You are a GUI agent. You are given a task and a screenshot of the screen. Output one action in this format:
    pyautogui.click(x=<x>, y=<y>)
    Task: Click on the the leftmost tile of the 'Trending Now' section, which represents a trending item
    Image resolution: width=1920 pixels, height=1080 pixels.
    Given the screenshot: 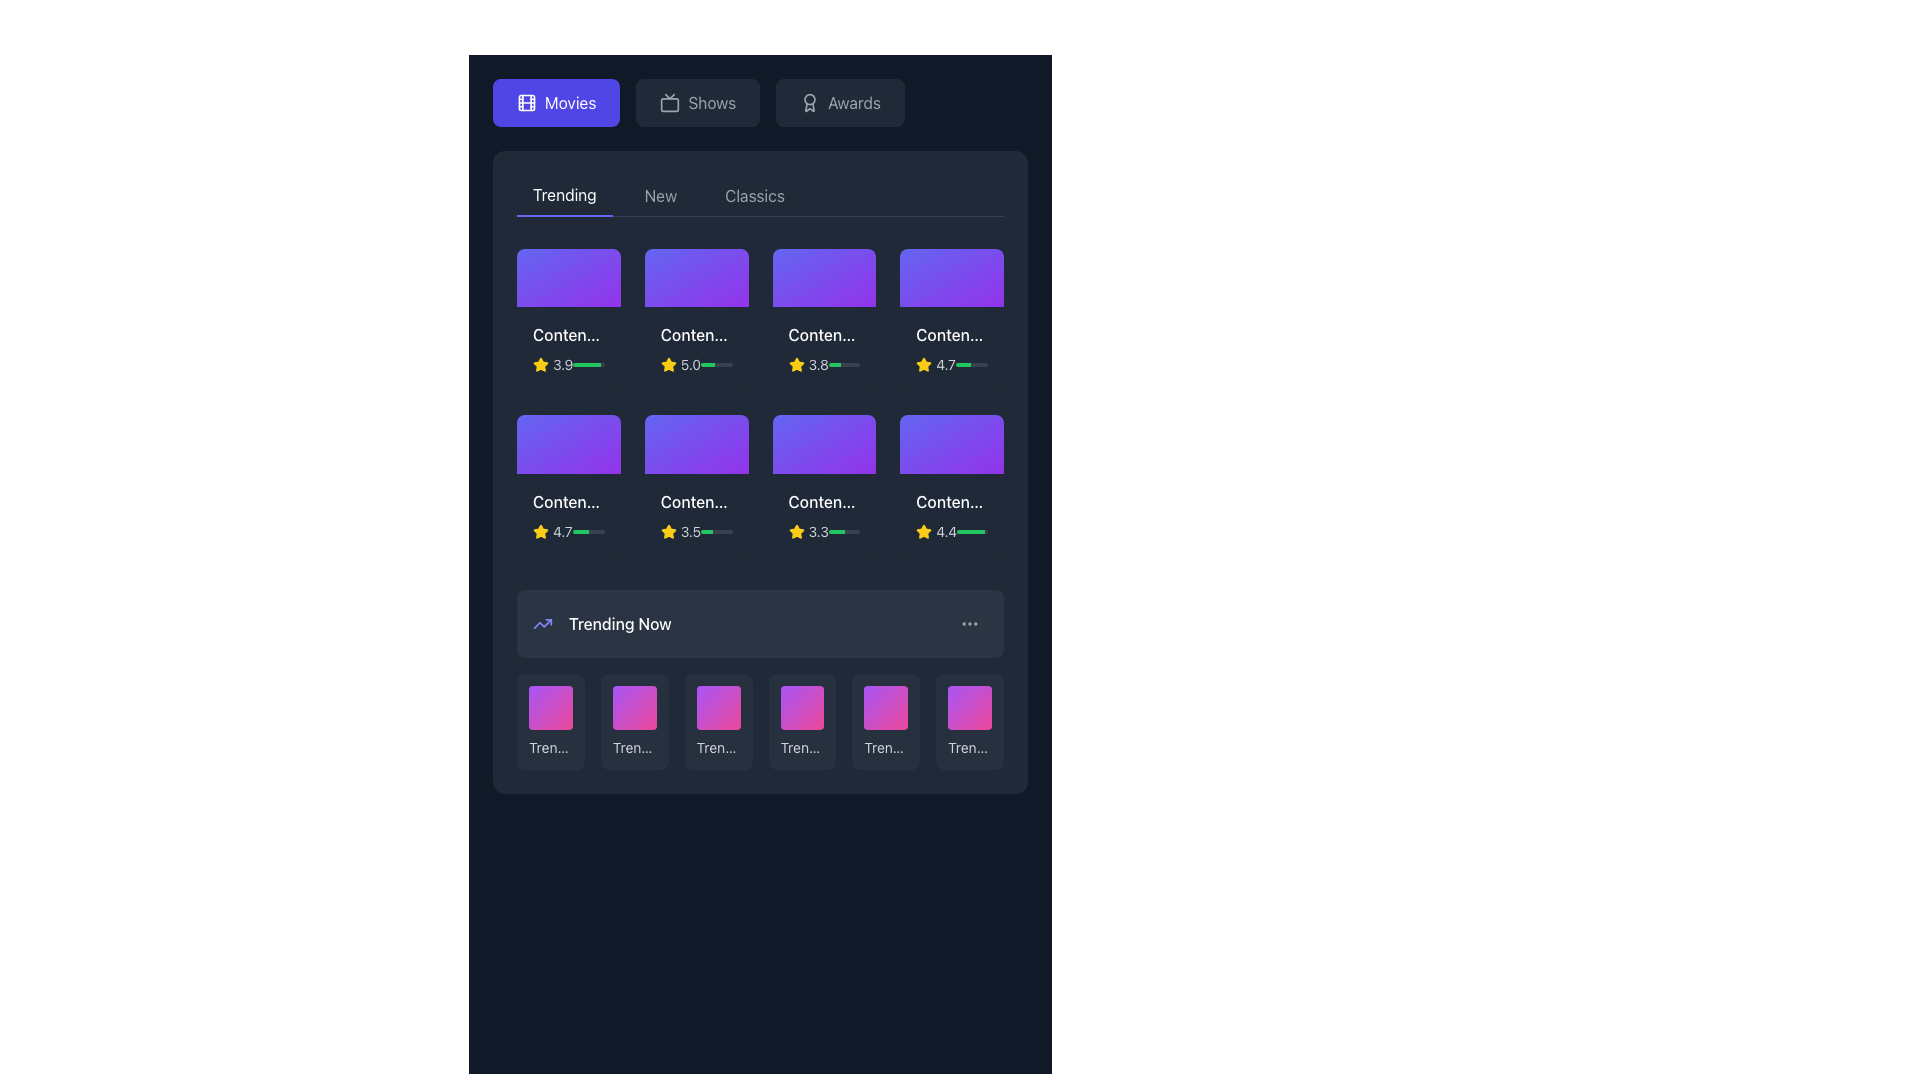 What is the action you would take?
    pyautogui.click(x=550, y=721)
    